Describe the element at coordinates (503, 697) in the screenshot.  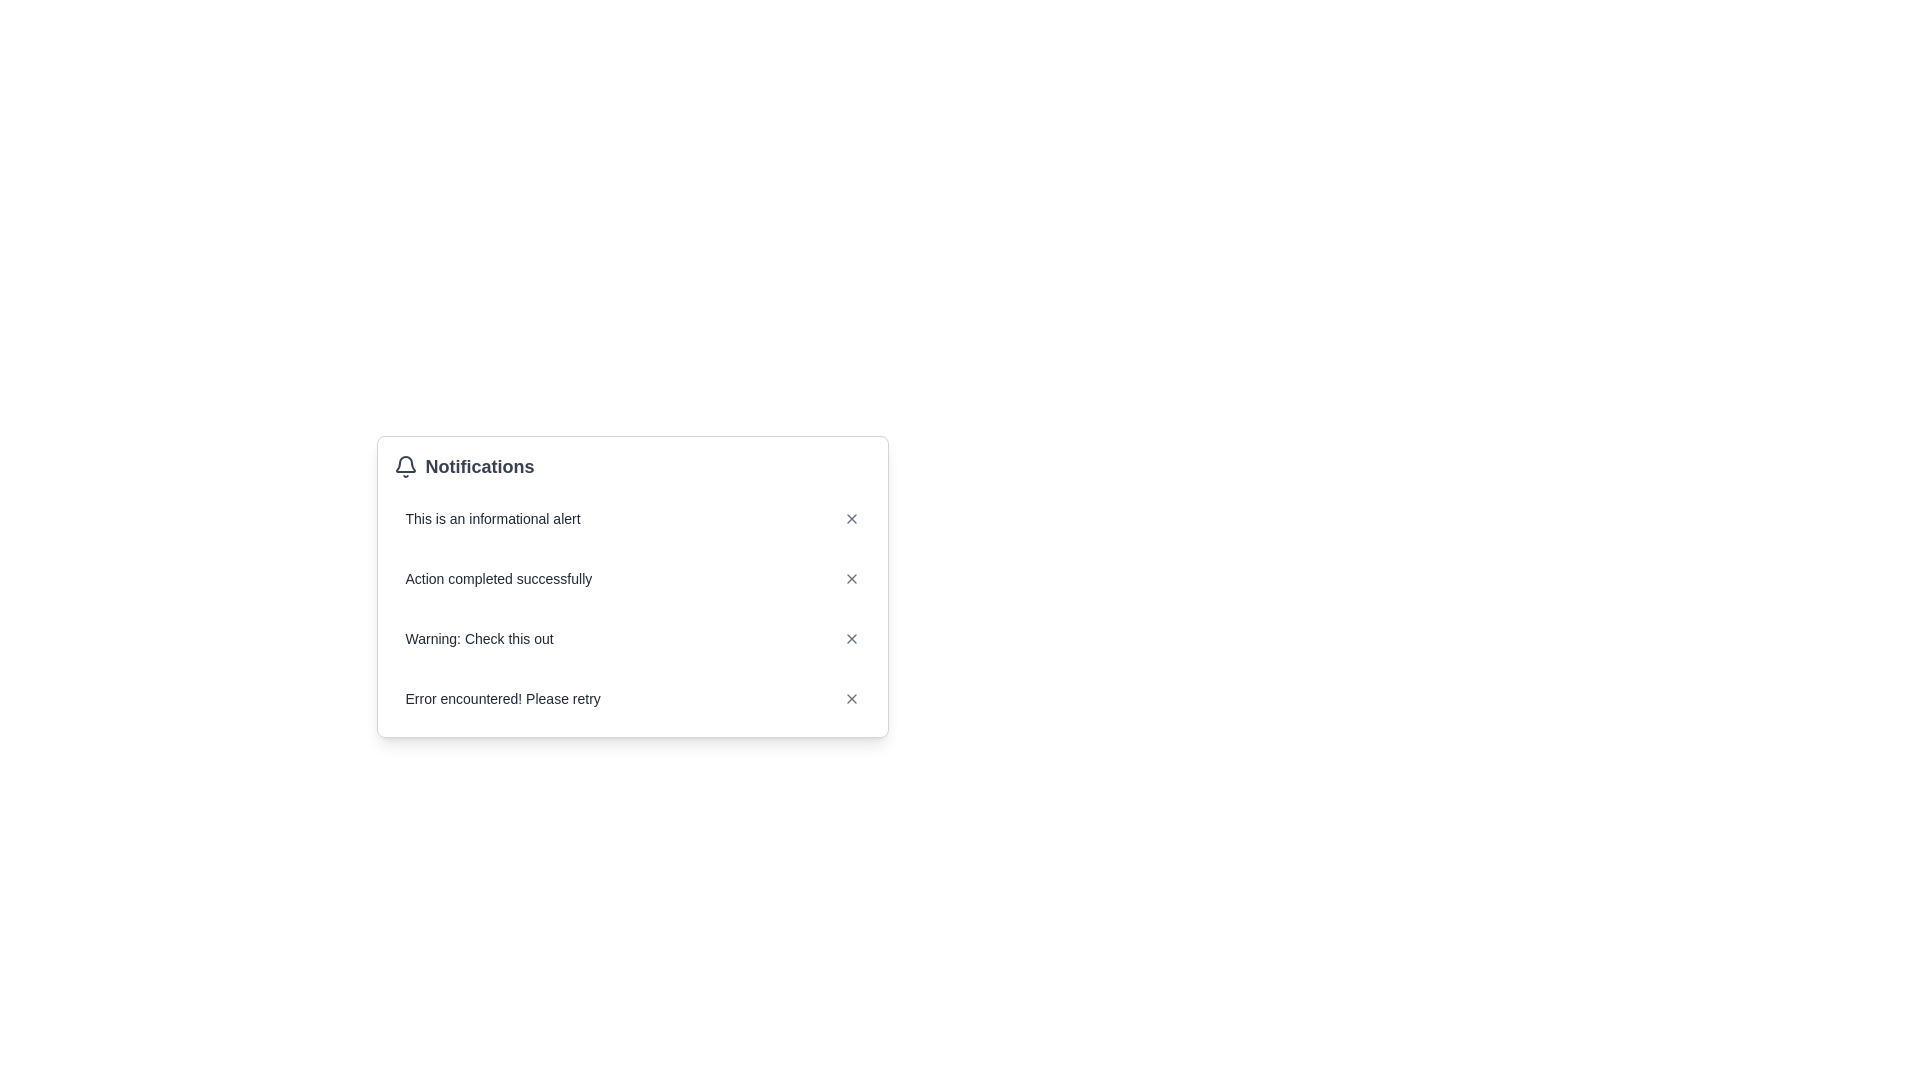
I see `the text element reading 'Error encountered! Please retry', which is styled in gray within a critical alert notification card with a red background` at that location.